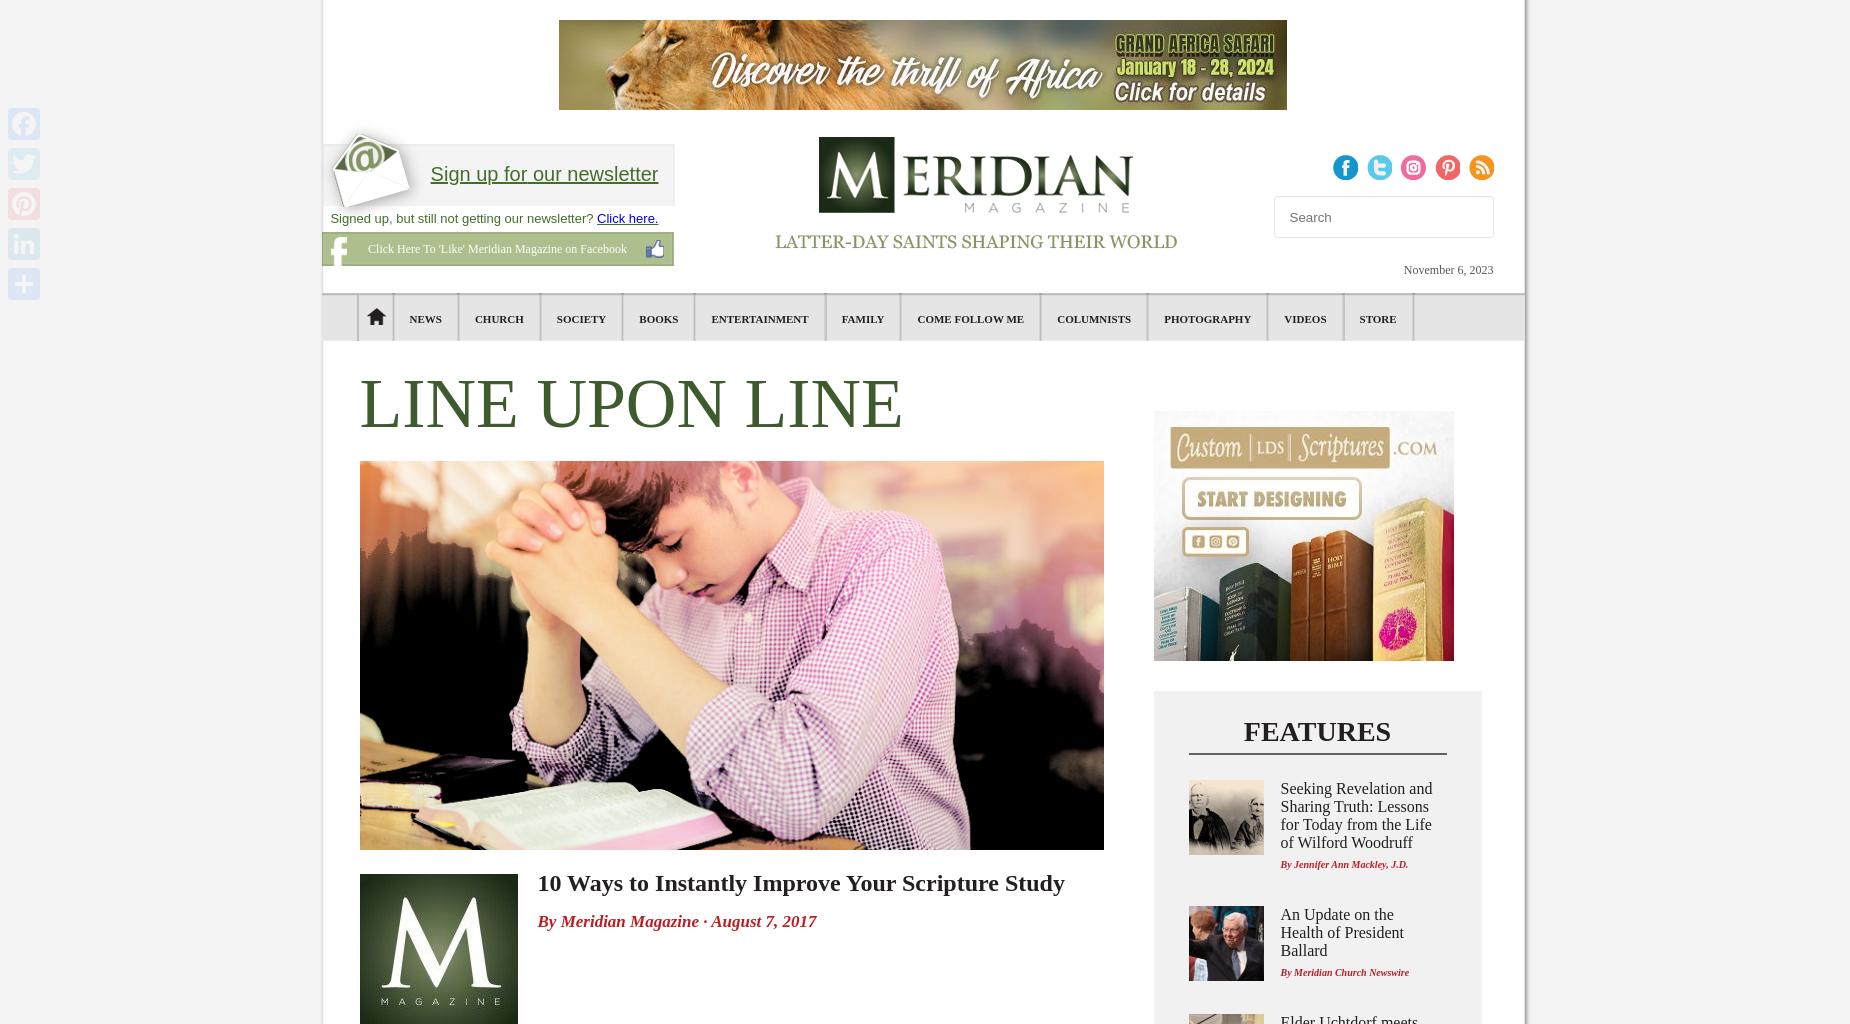 Image resolution: width=1850 pixels, height=1024 pixels. Describe the element at coordinates (1206, 317) in the screenshot. I see `'Photography'` at that location.